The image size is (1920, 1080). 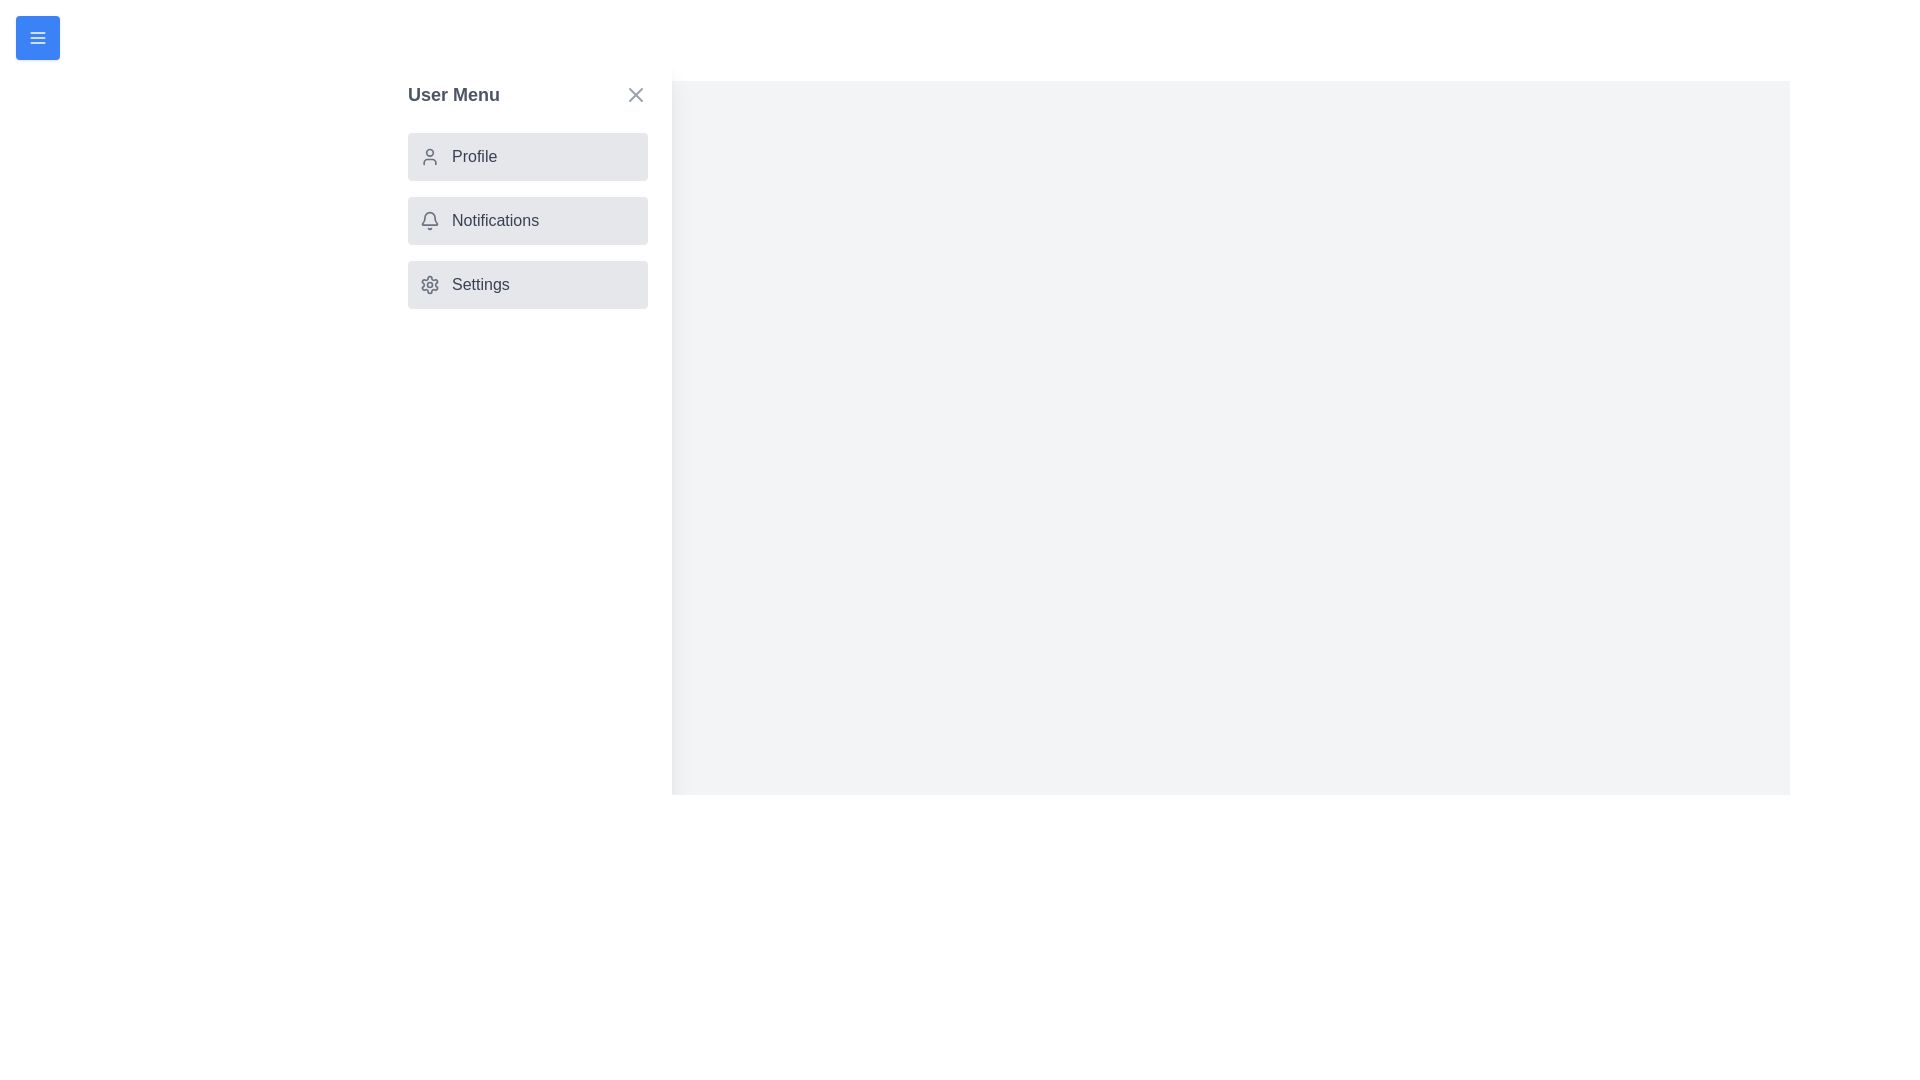 I want to click on the menu button to open or close the user drawer, so click(x=38, y=38).